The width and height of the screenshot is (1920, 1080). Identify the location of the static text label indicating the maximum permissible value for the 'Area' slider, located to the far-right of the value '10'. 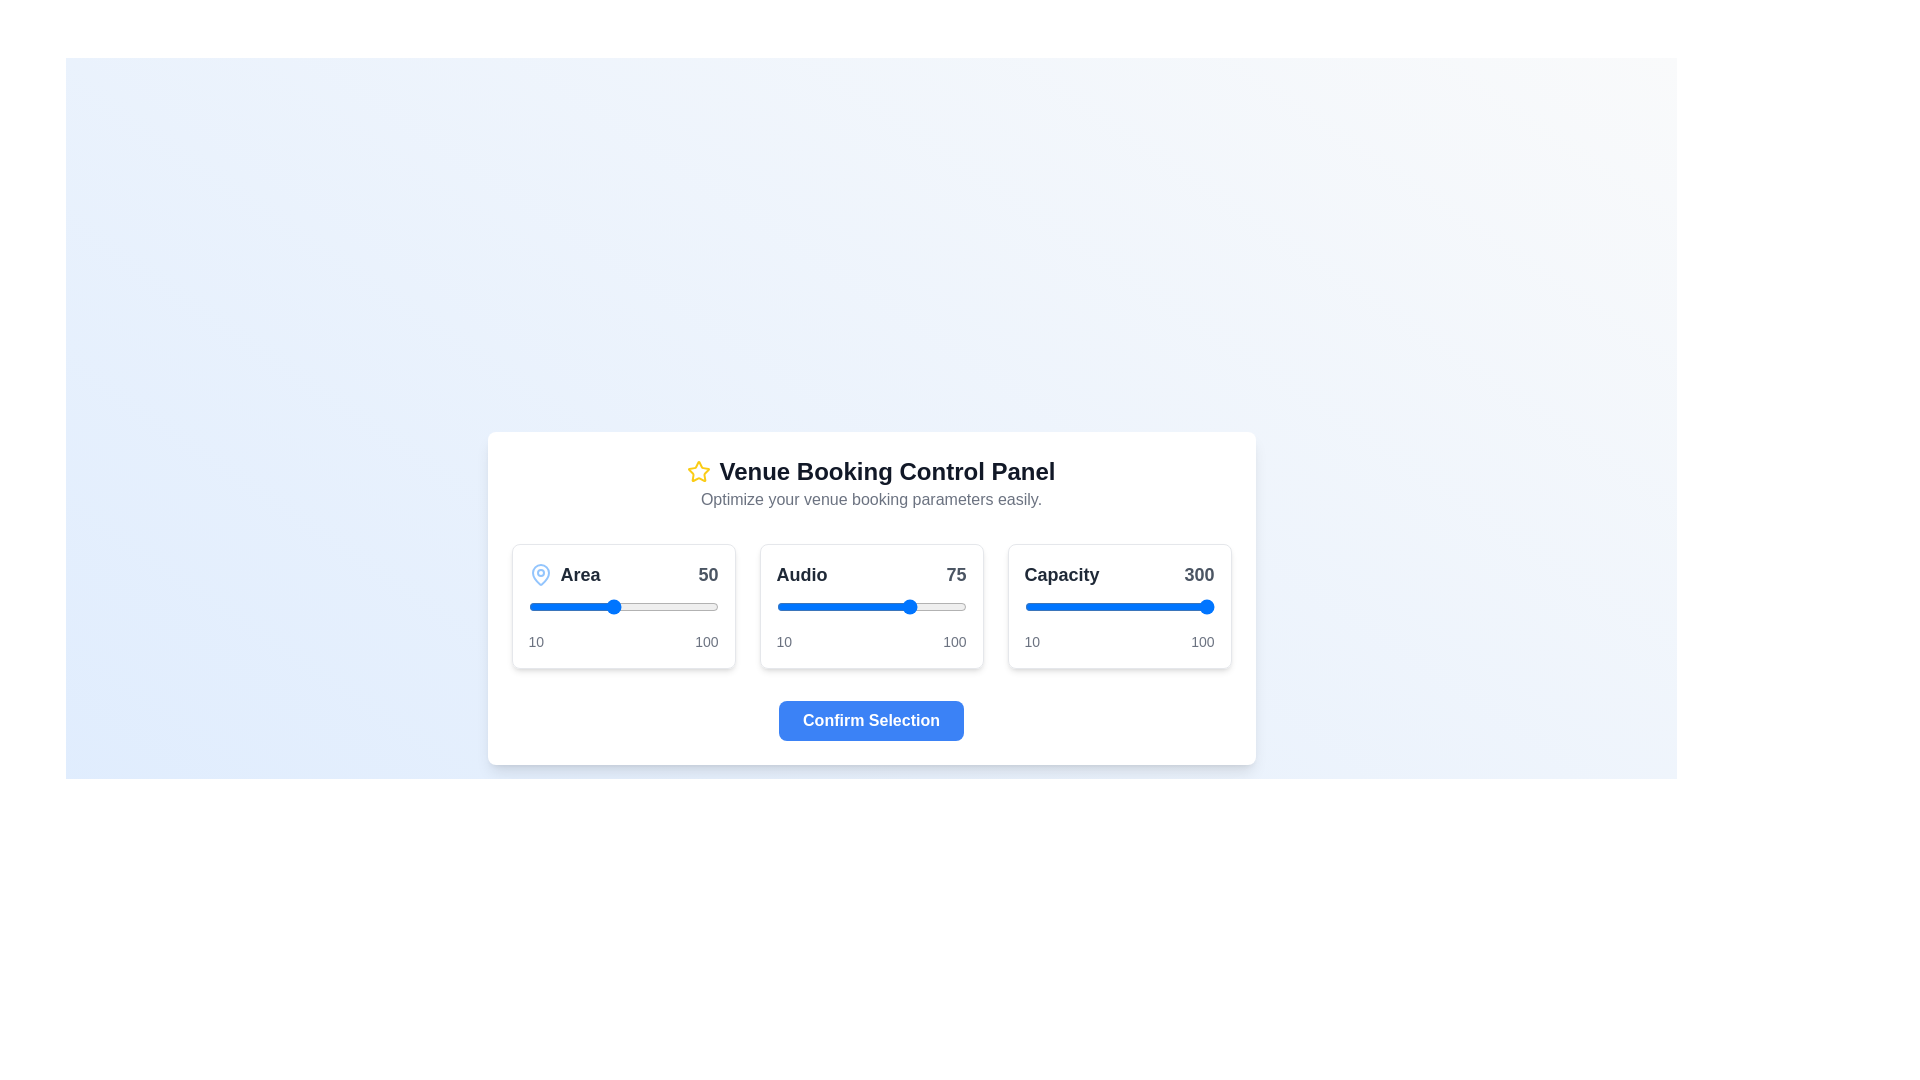
(706, 641).